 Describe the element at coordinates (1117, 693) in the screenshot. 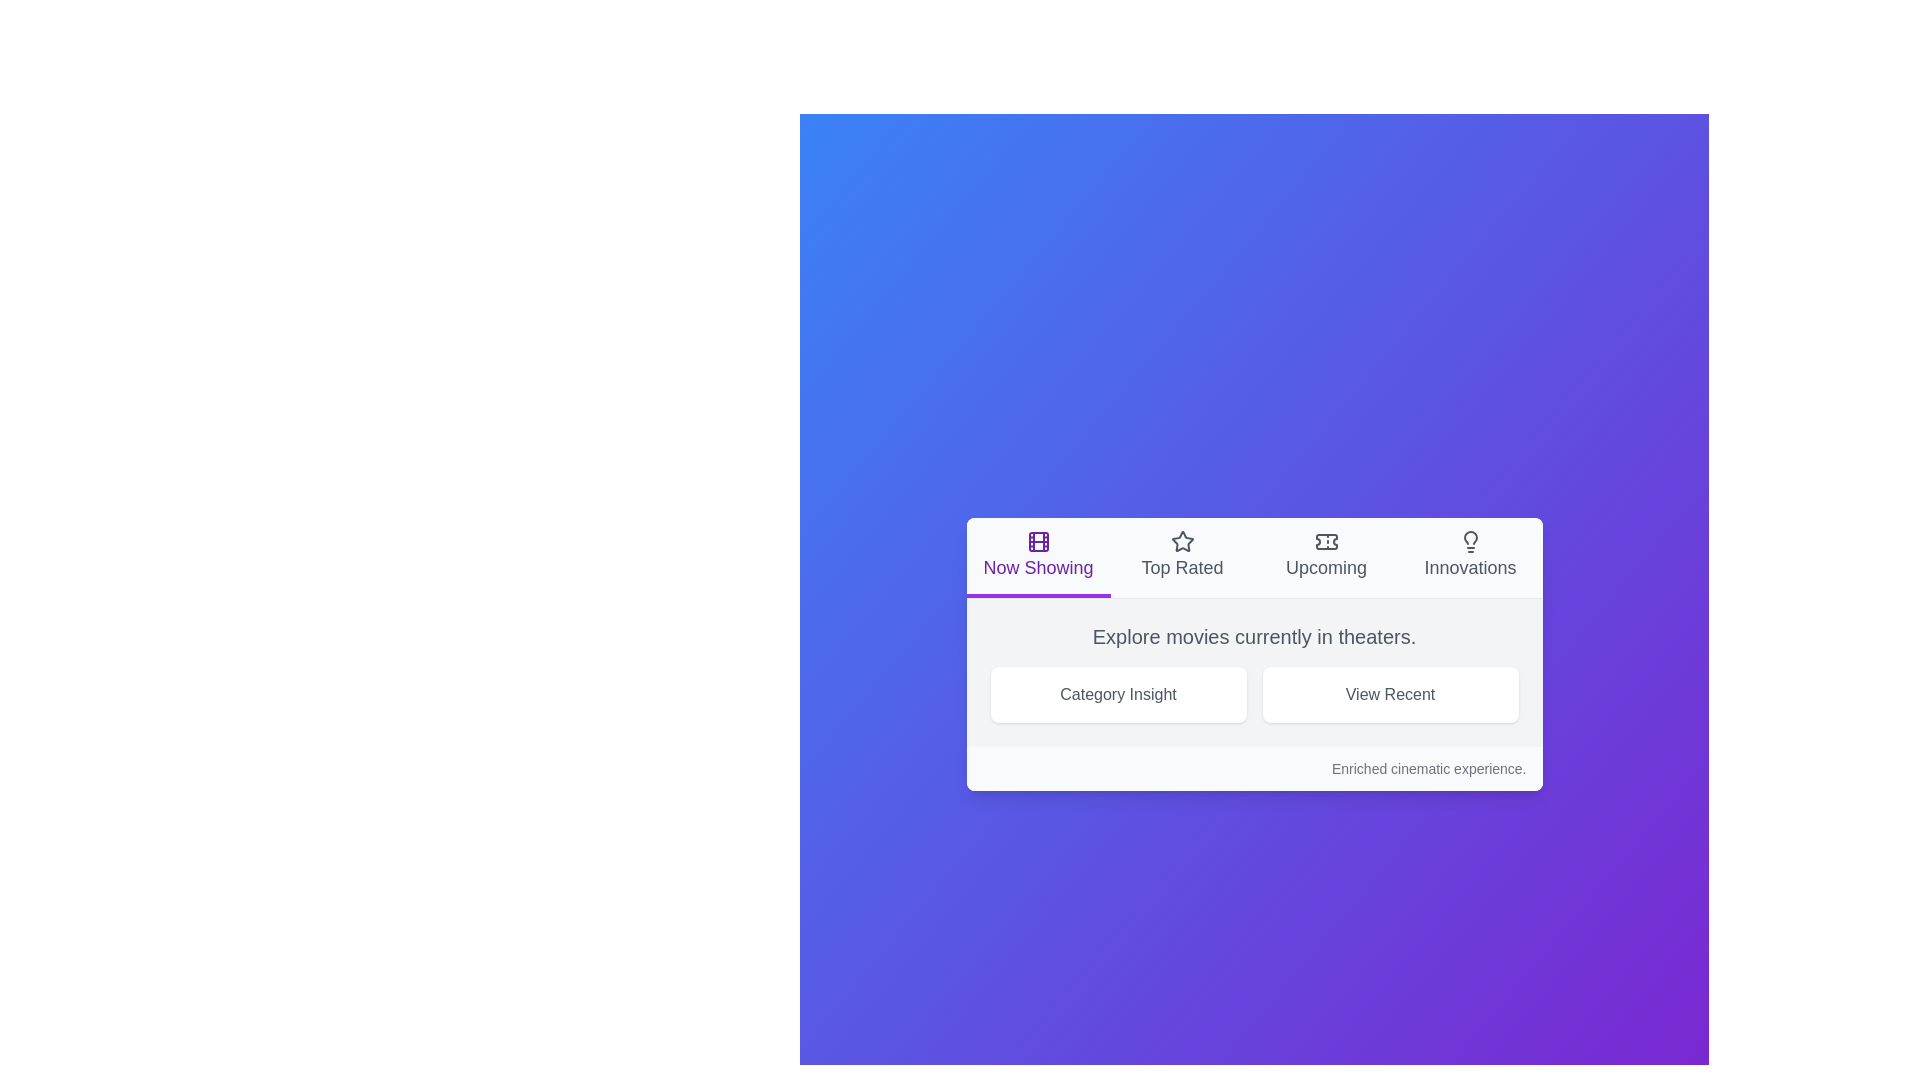

I see `the 'Category Insight' informational tile, which is a white rectangular tile with rounded corners and shadow effect` at that location.